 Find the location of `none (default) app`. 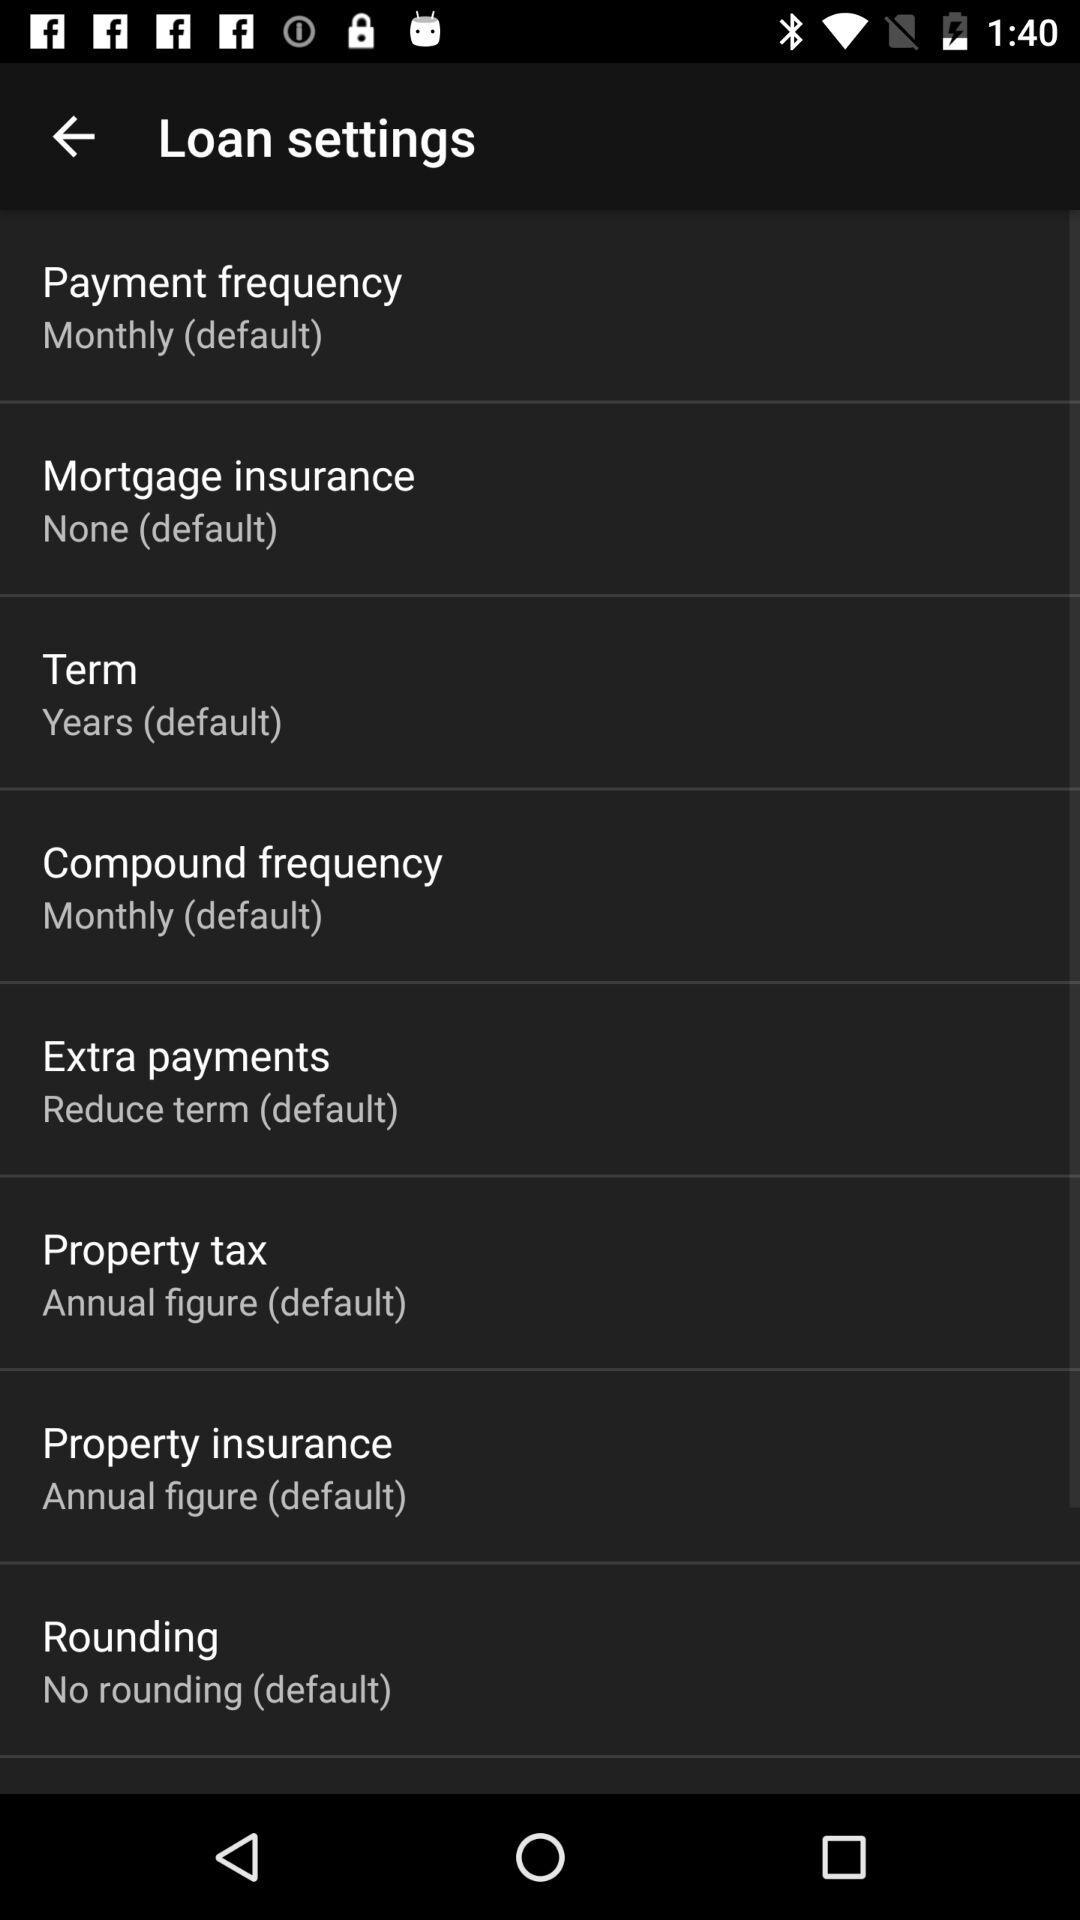

none (default) app is located at coordinates (159, 527).